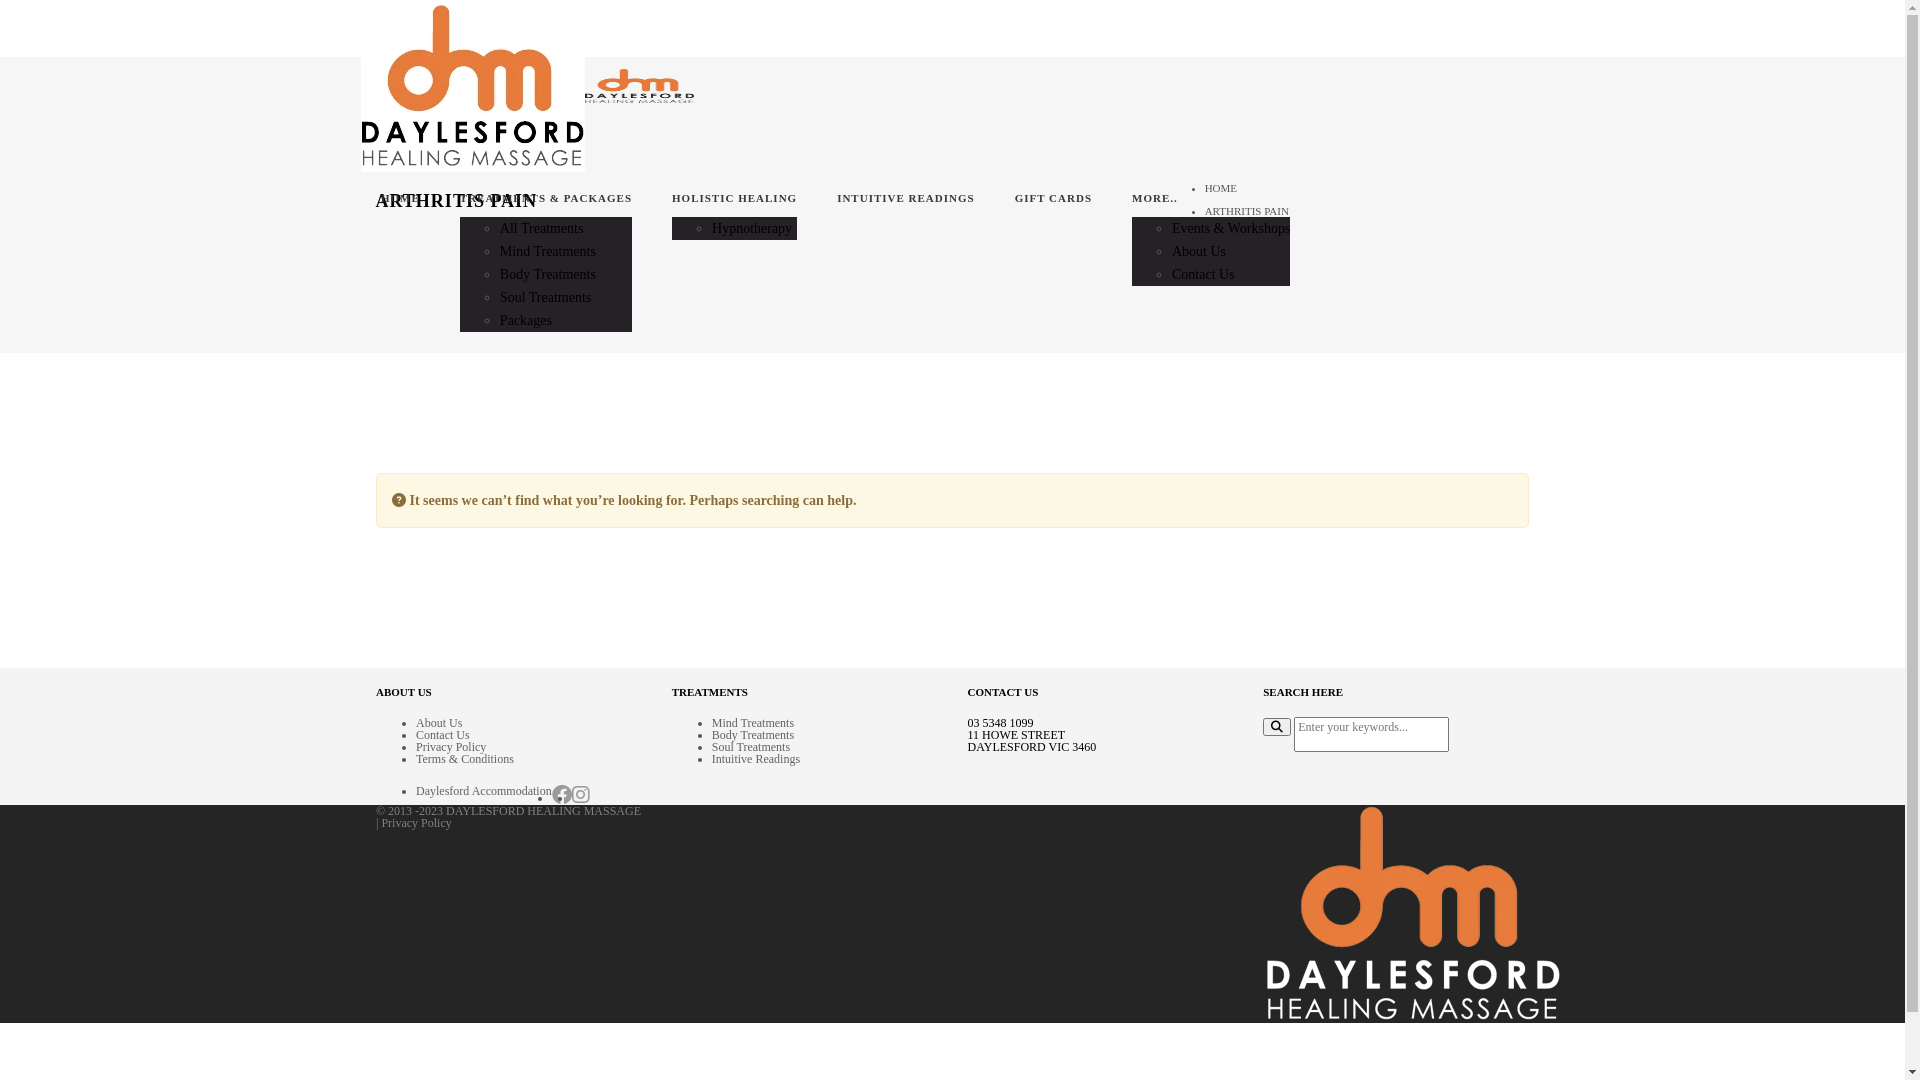 This screenshot has width=1920, height=1080. Describe the element at coordinates (749, 747) in the screenshot. I see `'Soul Treatments'` at that location.